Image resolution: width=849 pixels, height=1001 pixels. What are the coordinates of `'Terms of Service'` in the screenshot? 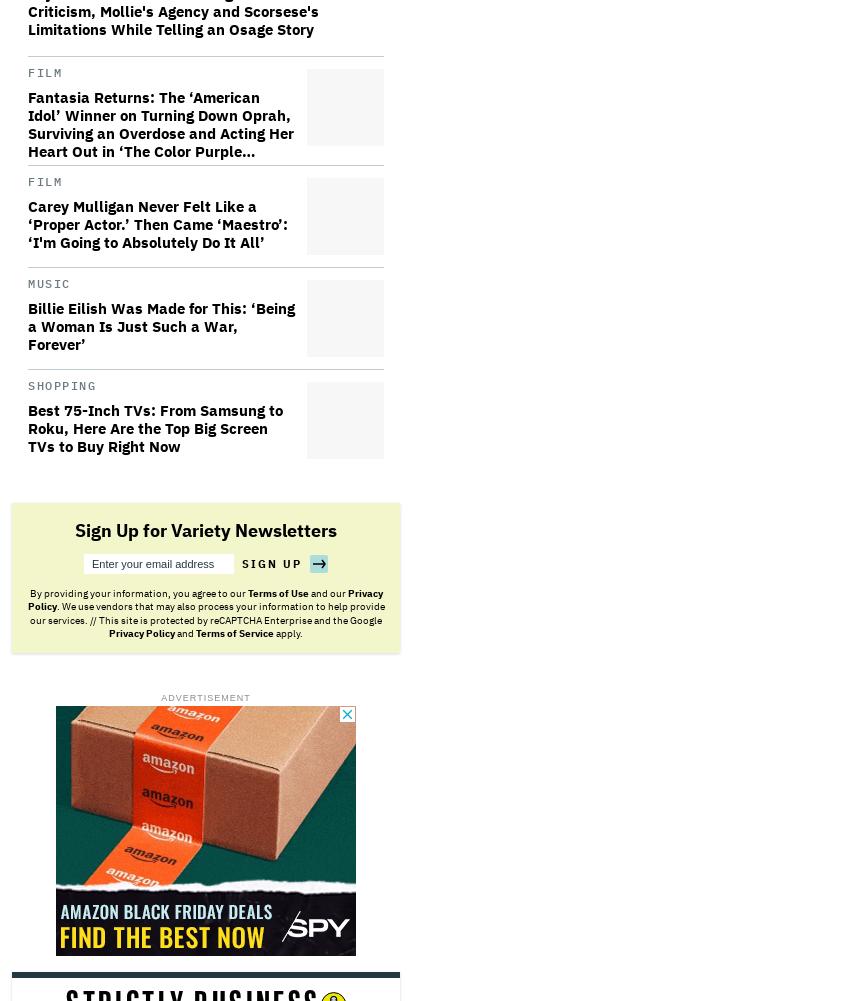 It's located at (195, 633).